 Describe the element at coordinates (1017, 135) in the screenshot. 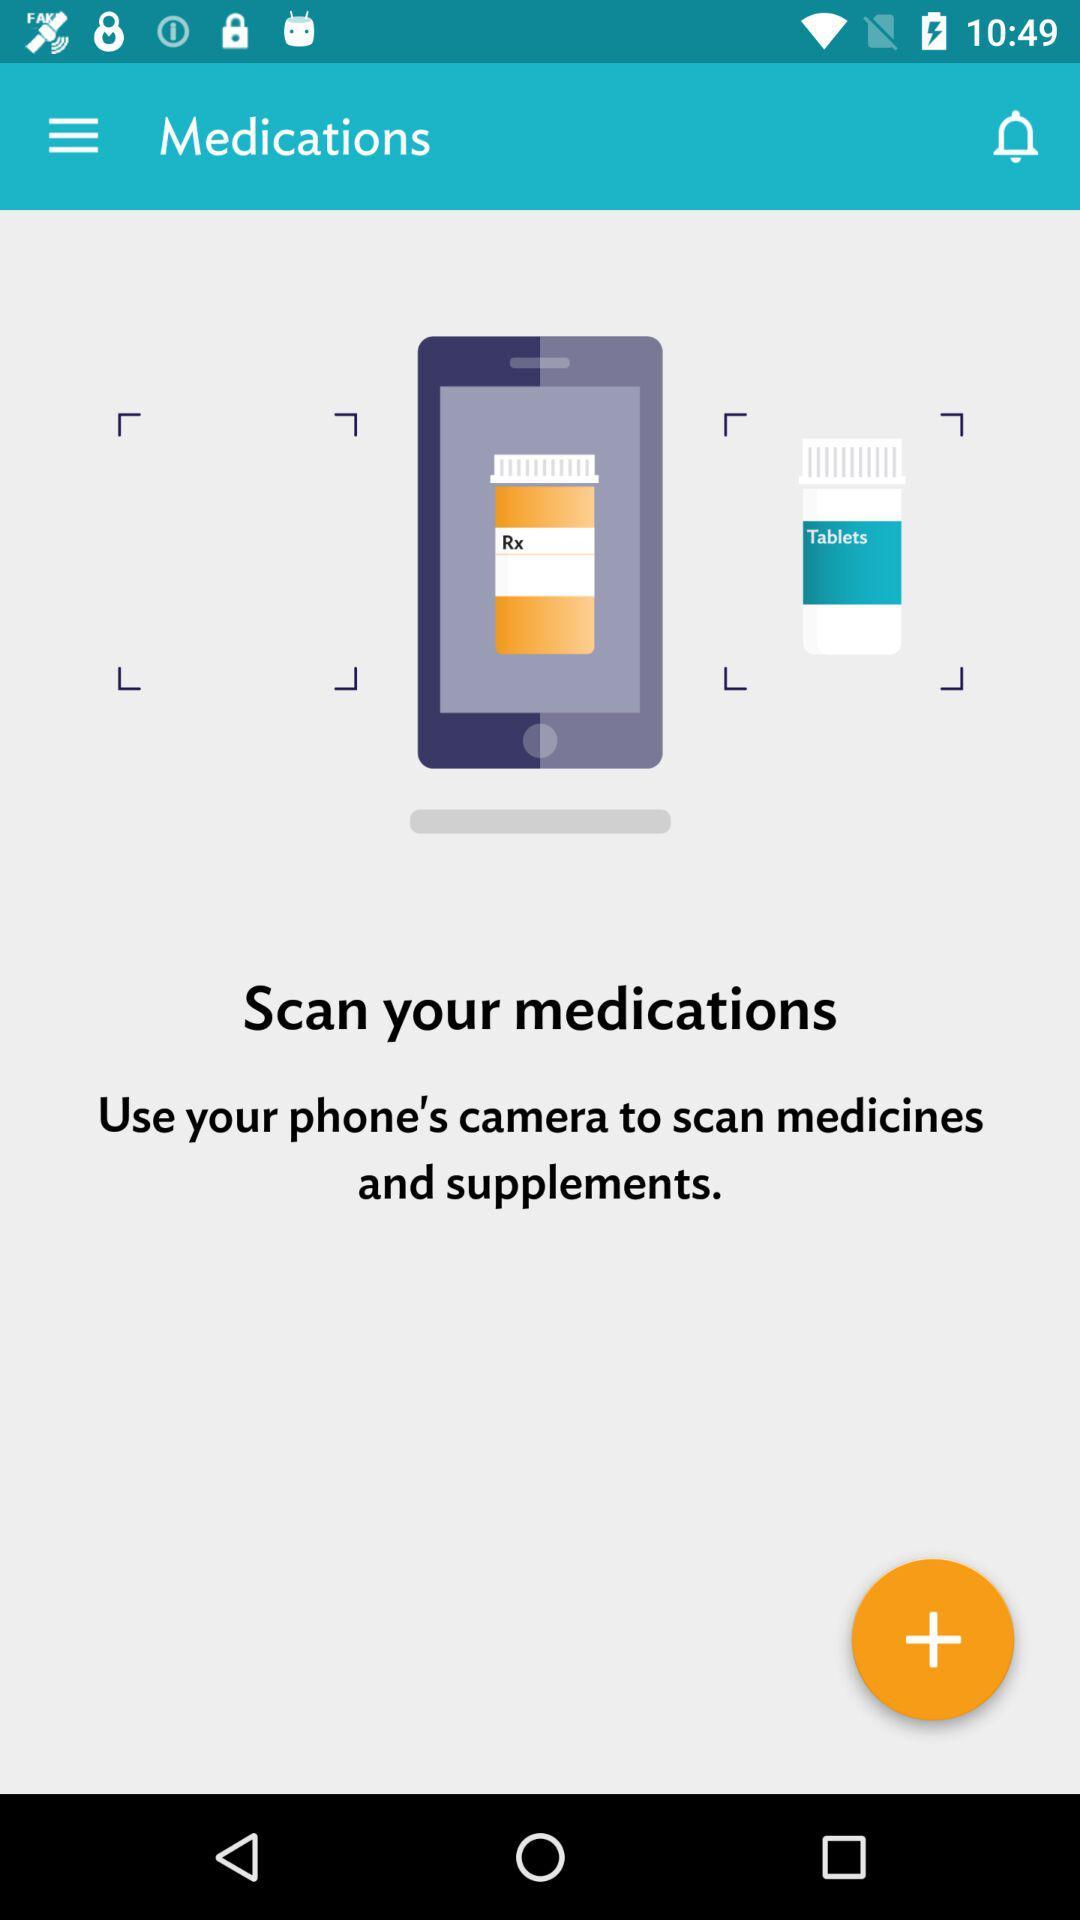

I see `icon to the right of medications app` at that location.